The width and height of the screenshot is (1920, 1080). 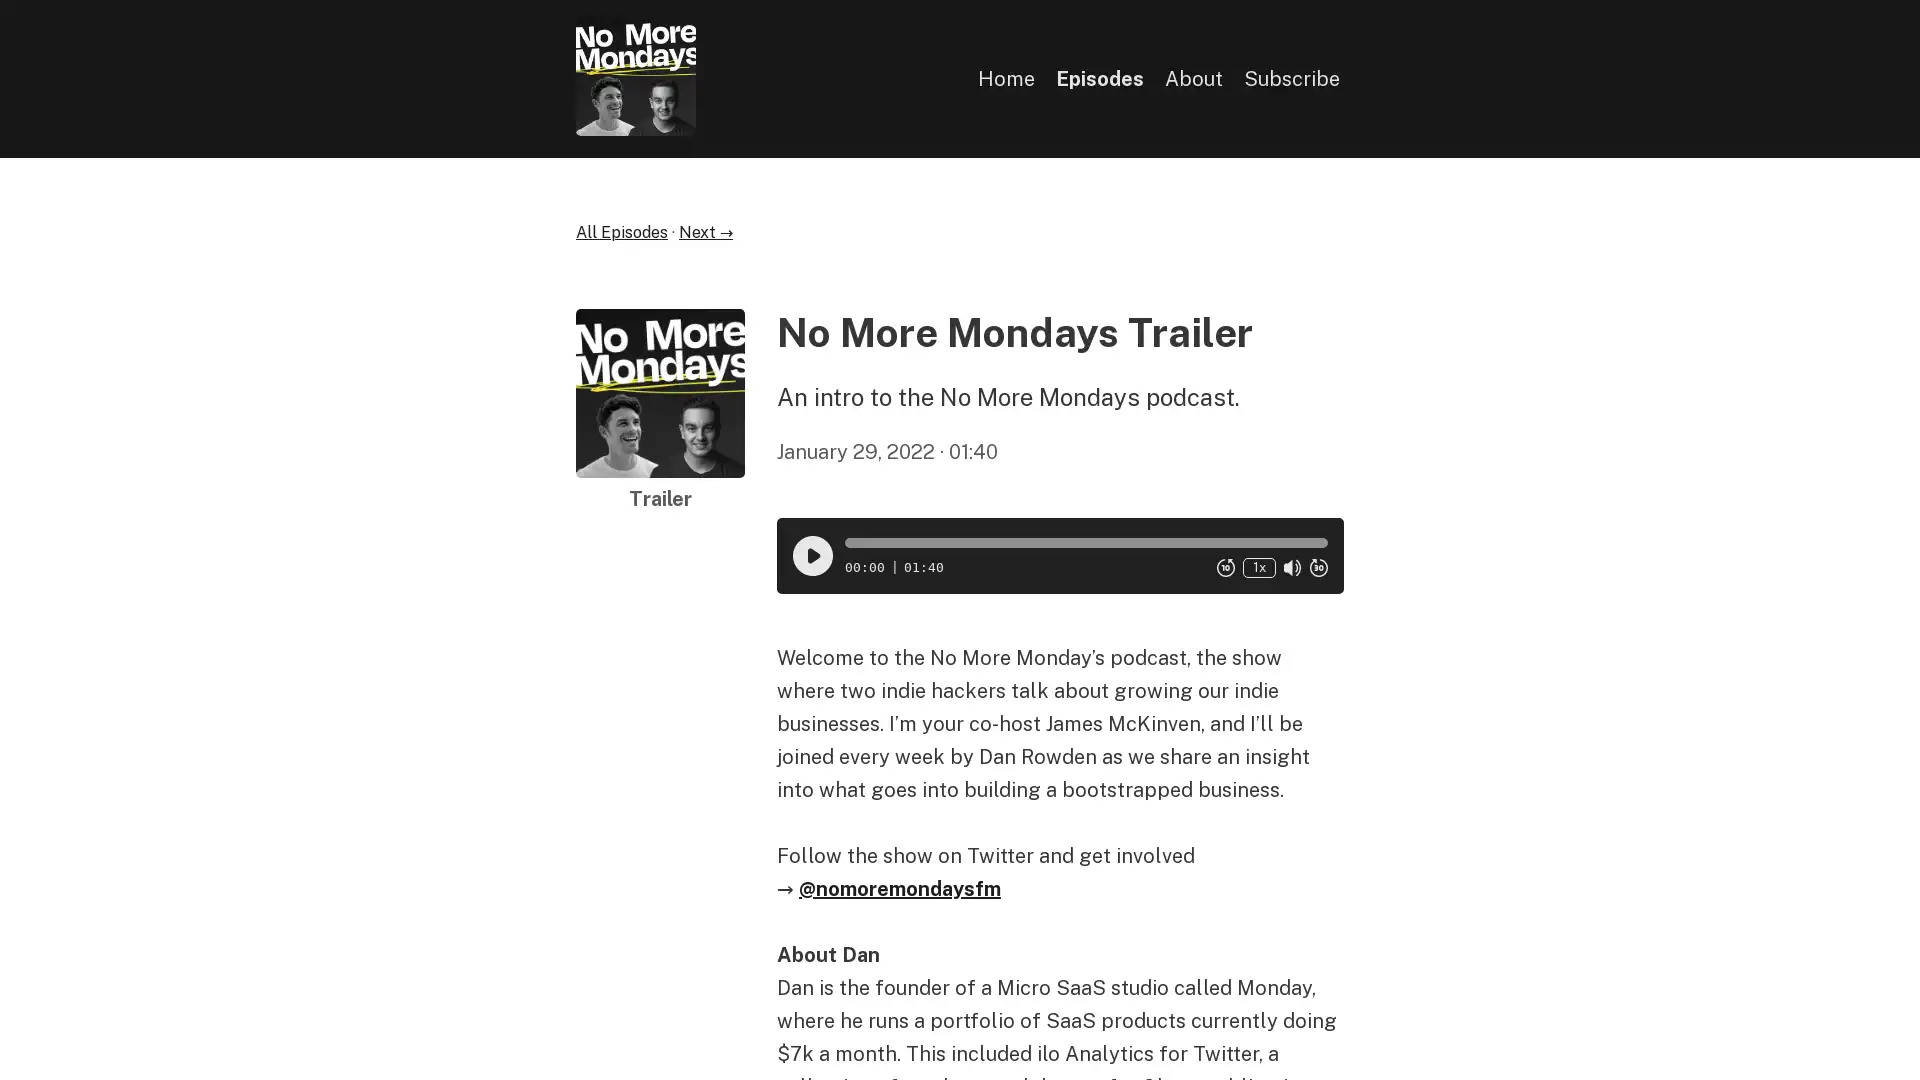 What do you see at coordinates (1224, 567) in the screenshot?
I see `rewind` at bounding box center [1224, 567].